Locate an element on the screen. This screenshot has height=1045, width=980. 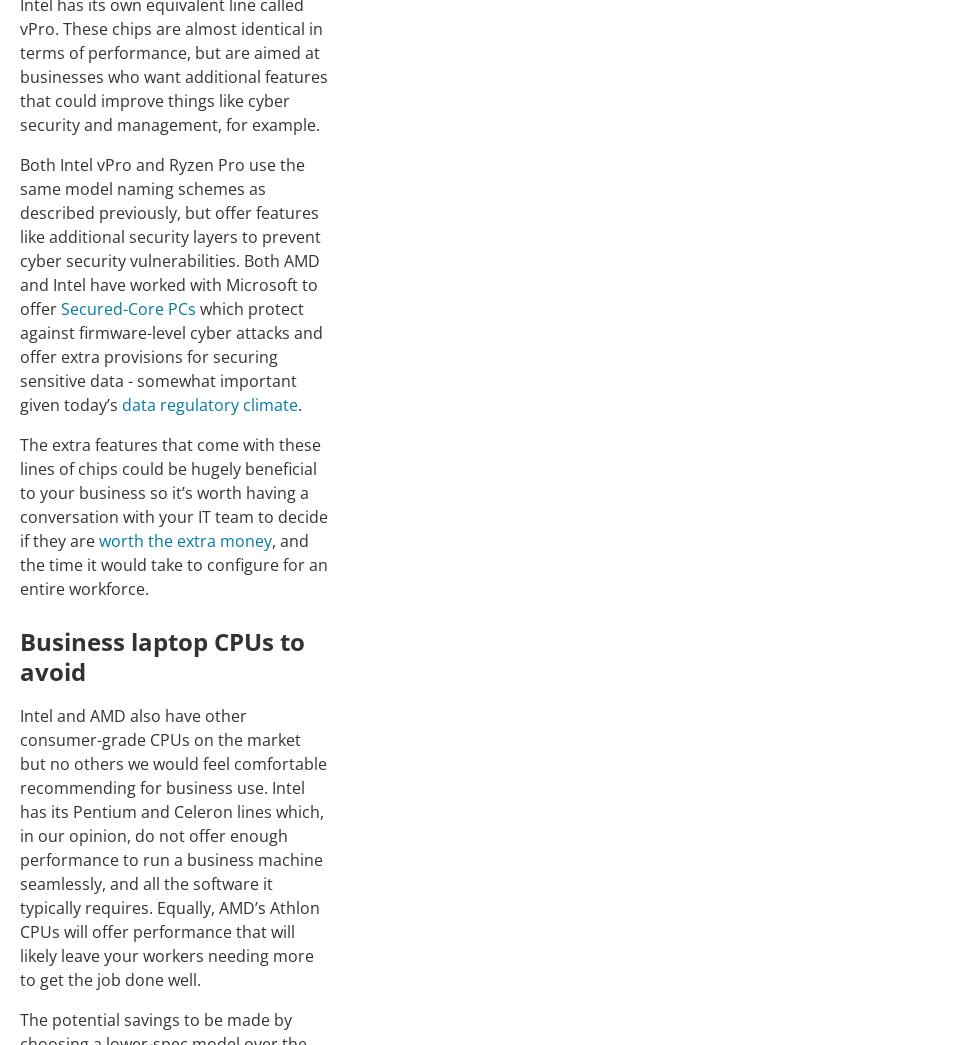
'Business laptop CPUs to avoid' is located at coordinates (162, 655).